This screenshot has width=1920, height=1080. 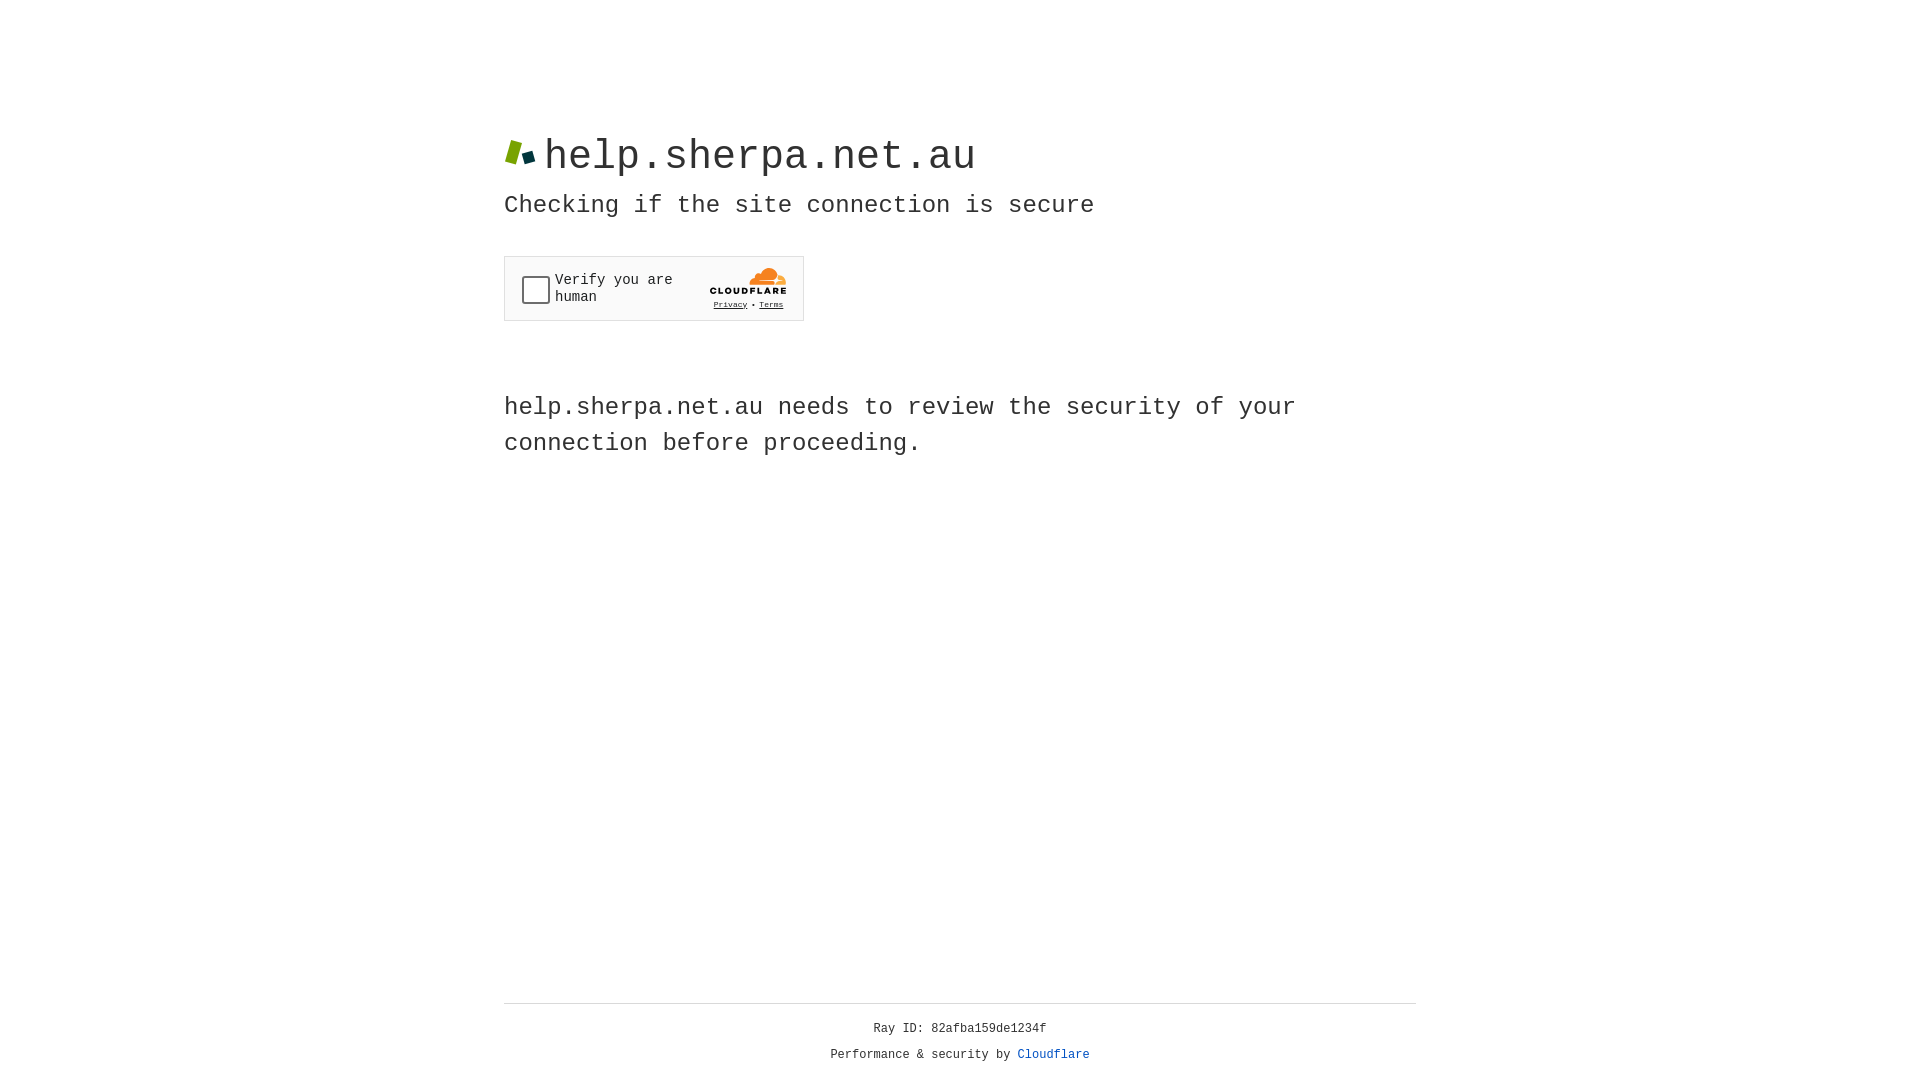 I want to click on 'Cloudflare', so click(x=1053, y=1054).